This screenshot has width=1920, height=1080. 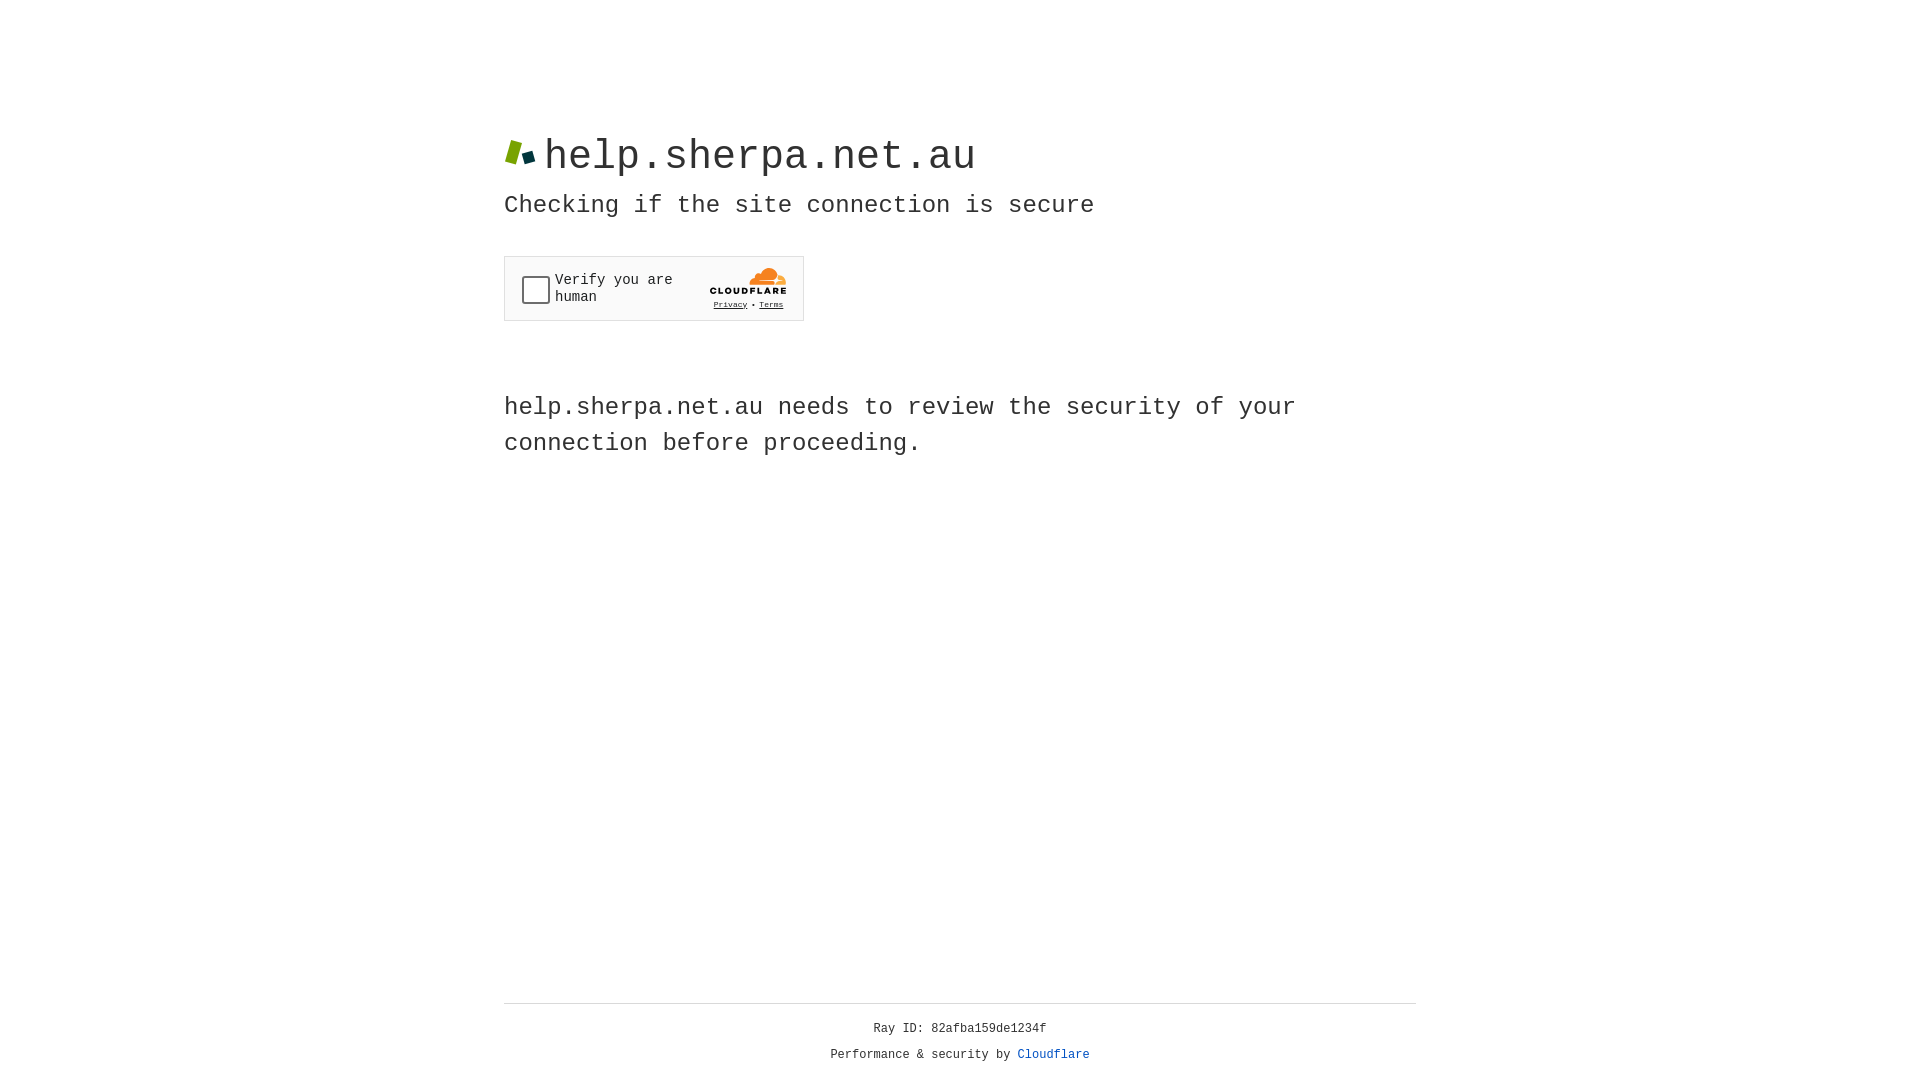 I want to click on 'Cloudflare', so click(x=1053, y=1054).